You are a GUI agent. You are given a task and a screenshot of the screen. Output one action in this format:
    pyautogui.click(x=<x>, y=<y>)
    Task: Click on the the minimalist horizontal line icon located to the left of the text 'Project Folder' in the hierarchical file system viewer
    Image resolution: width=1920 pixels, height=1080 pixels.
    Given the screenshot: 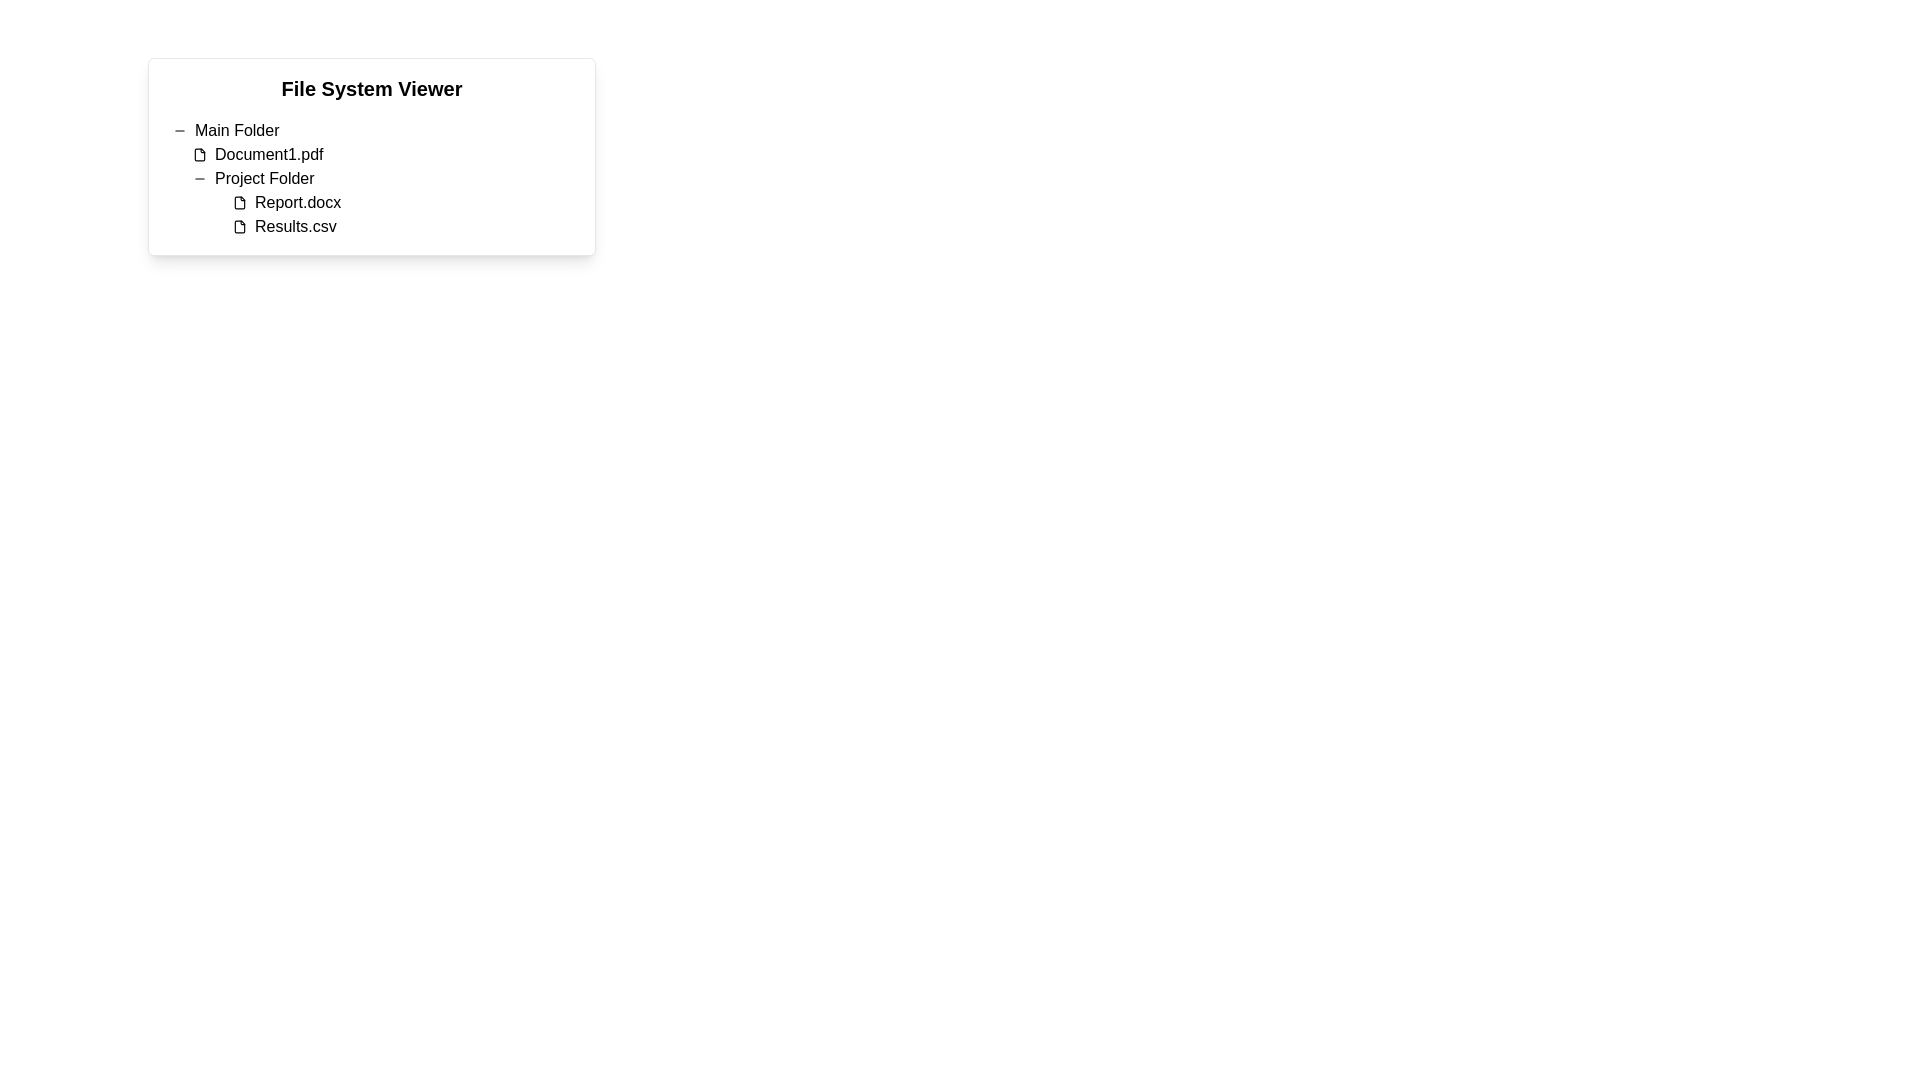 What is the action you would take?
    pyautogui.click(x=200, y=177)
    